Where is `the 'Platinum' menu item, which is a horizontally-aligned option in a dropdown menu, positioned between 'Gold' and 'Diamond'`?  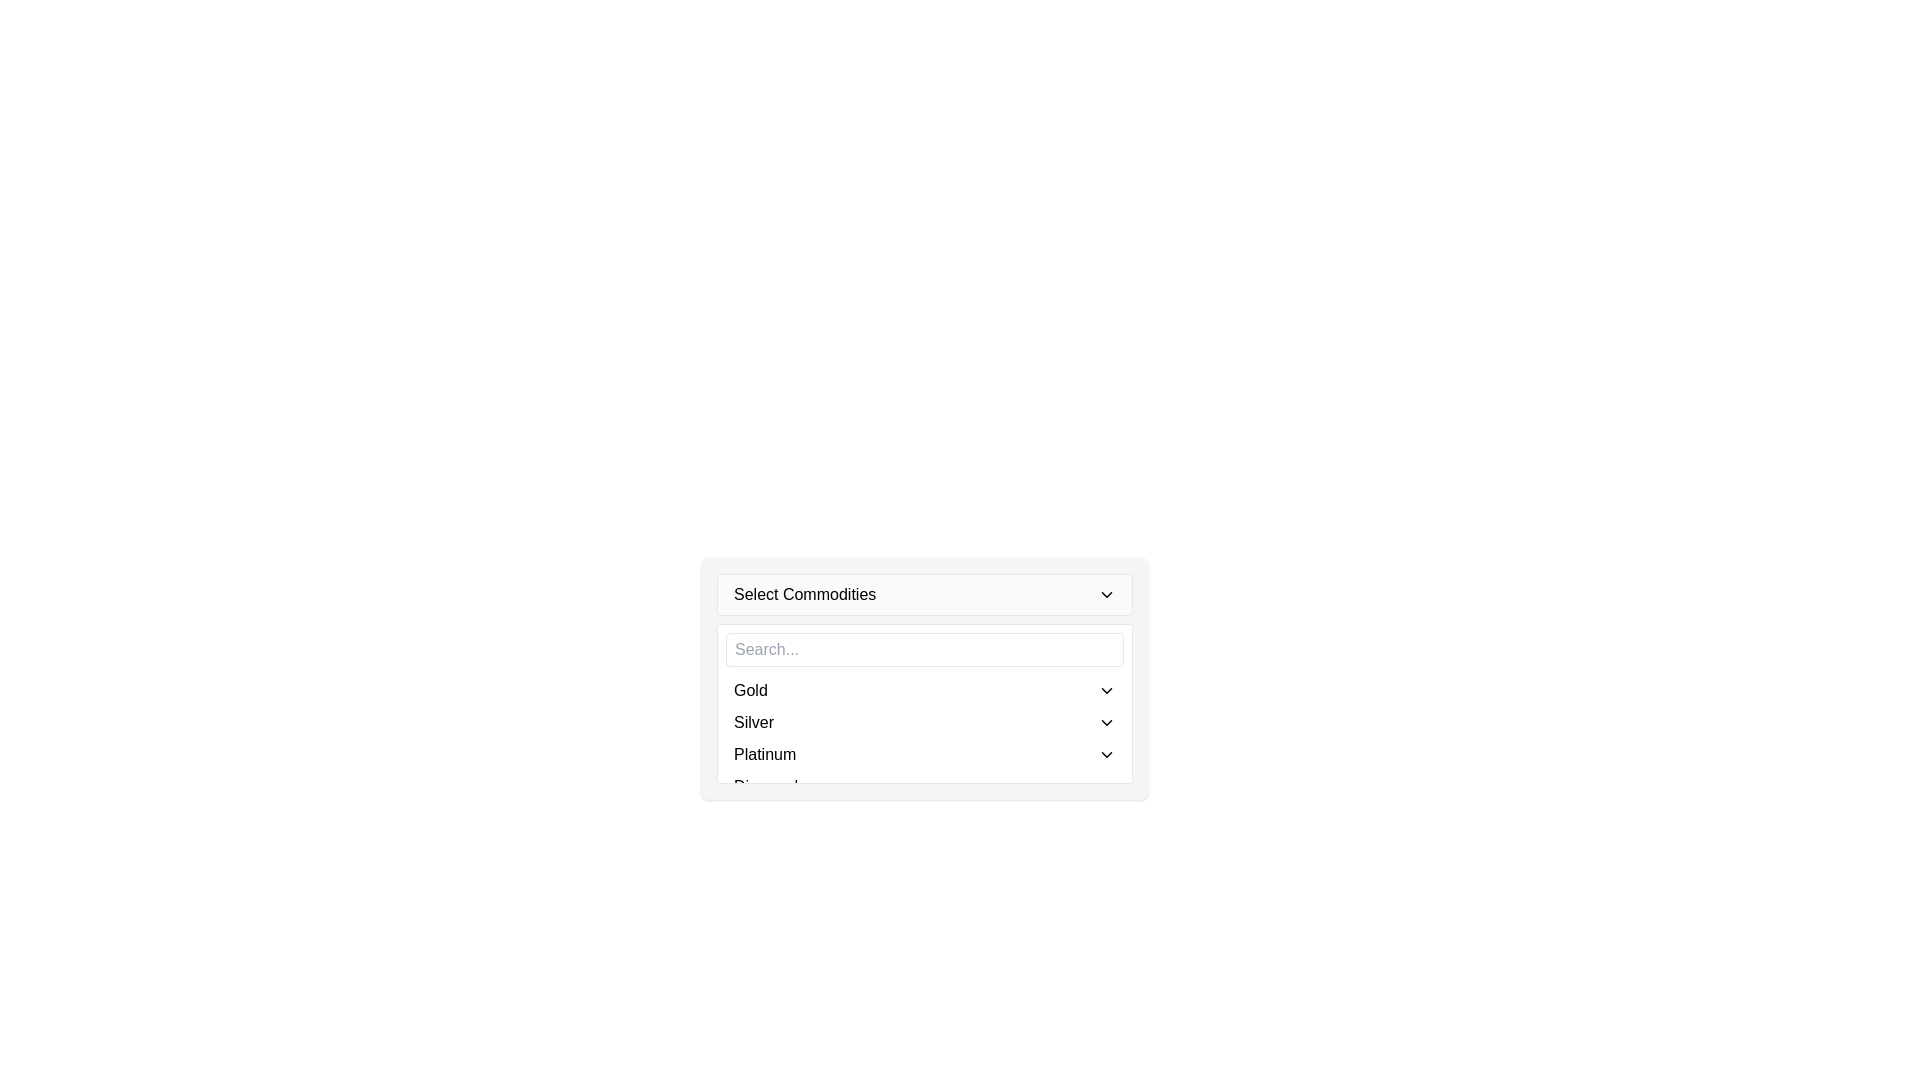 the 'Platinum' menu item, which is a horizontally-aligned option in a dropdown menu, positioned between 'Gold' and 'Diamond' is located at coordinates (924, 755).